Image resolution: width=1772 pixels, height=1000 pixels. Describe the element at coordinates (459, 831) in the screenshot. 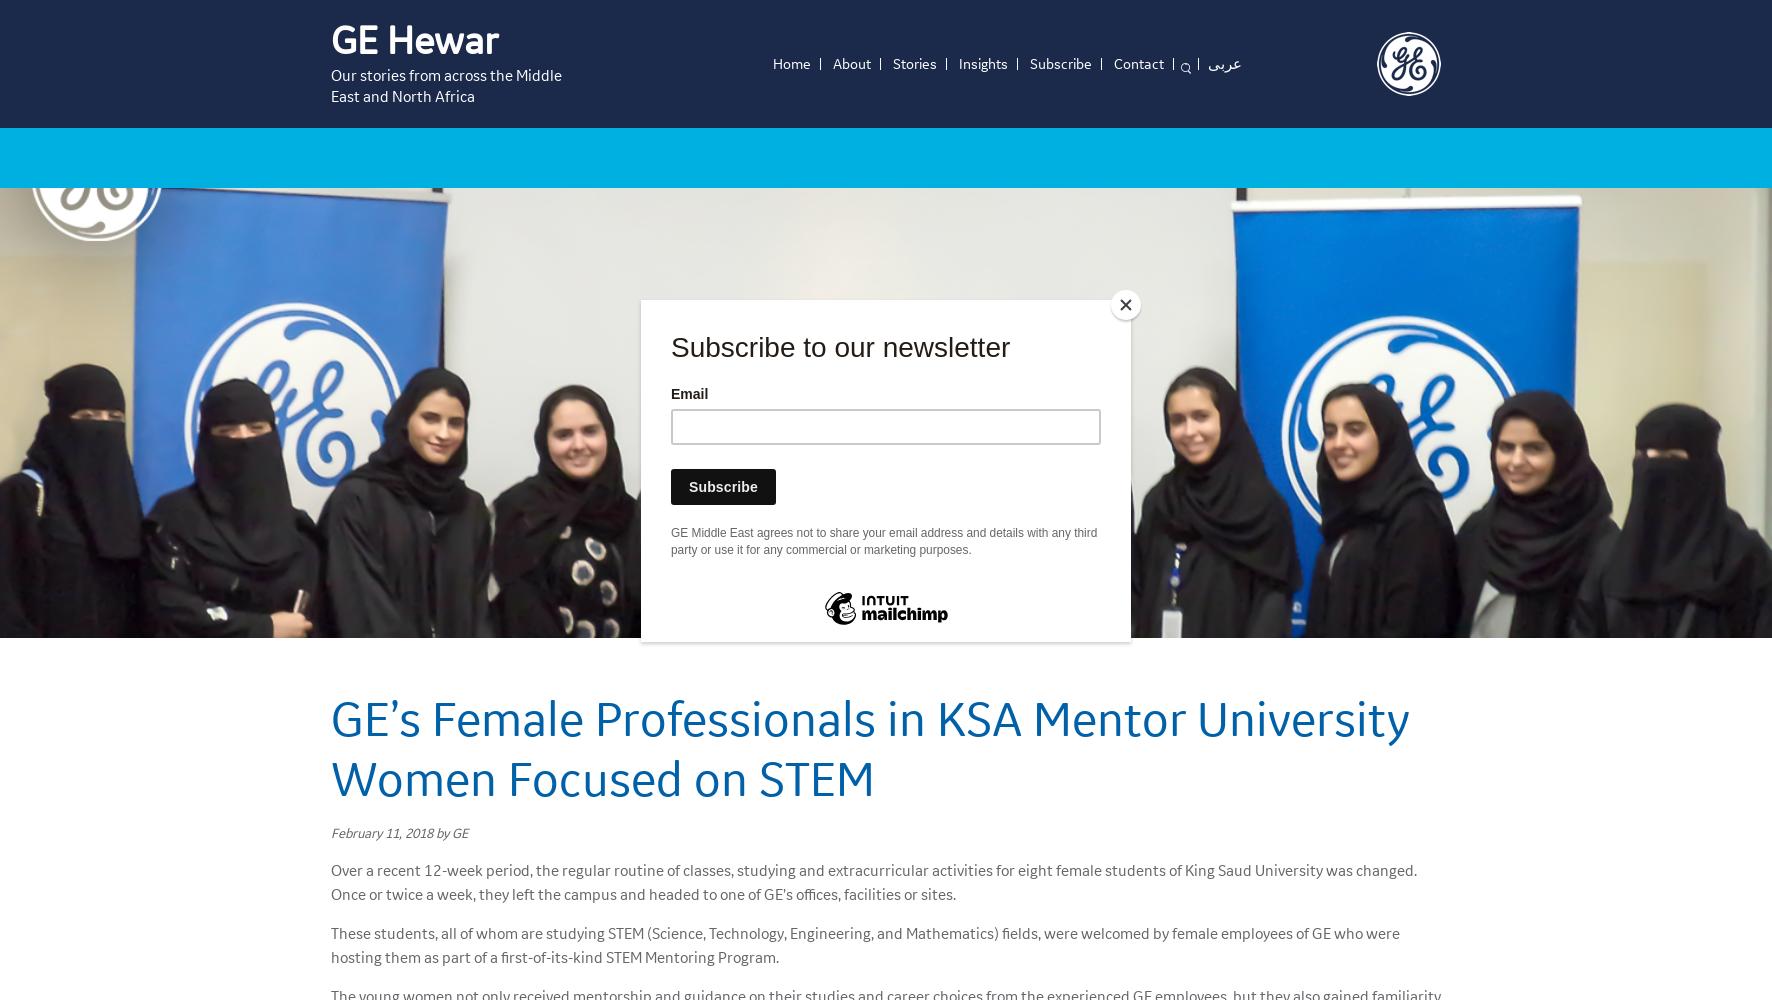

I see `'GE'` at that location.